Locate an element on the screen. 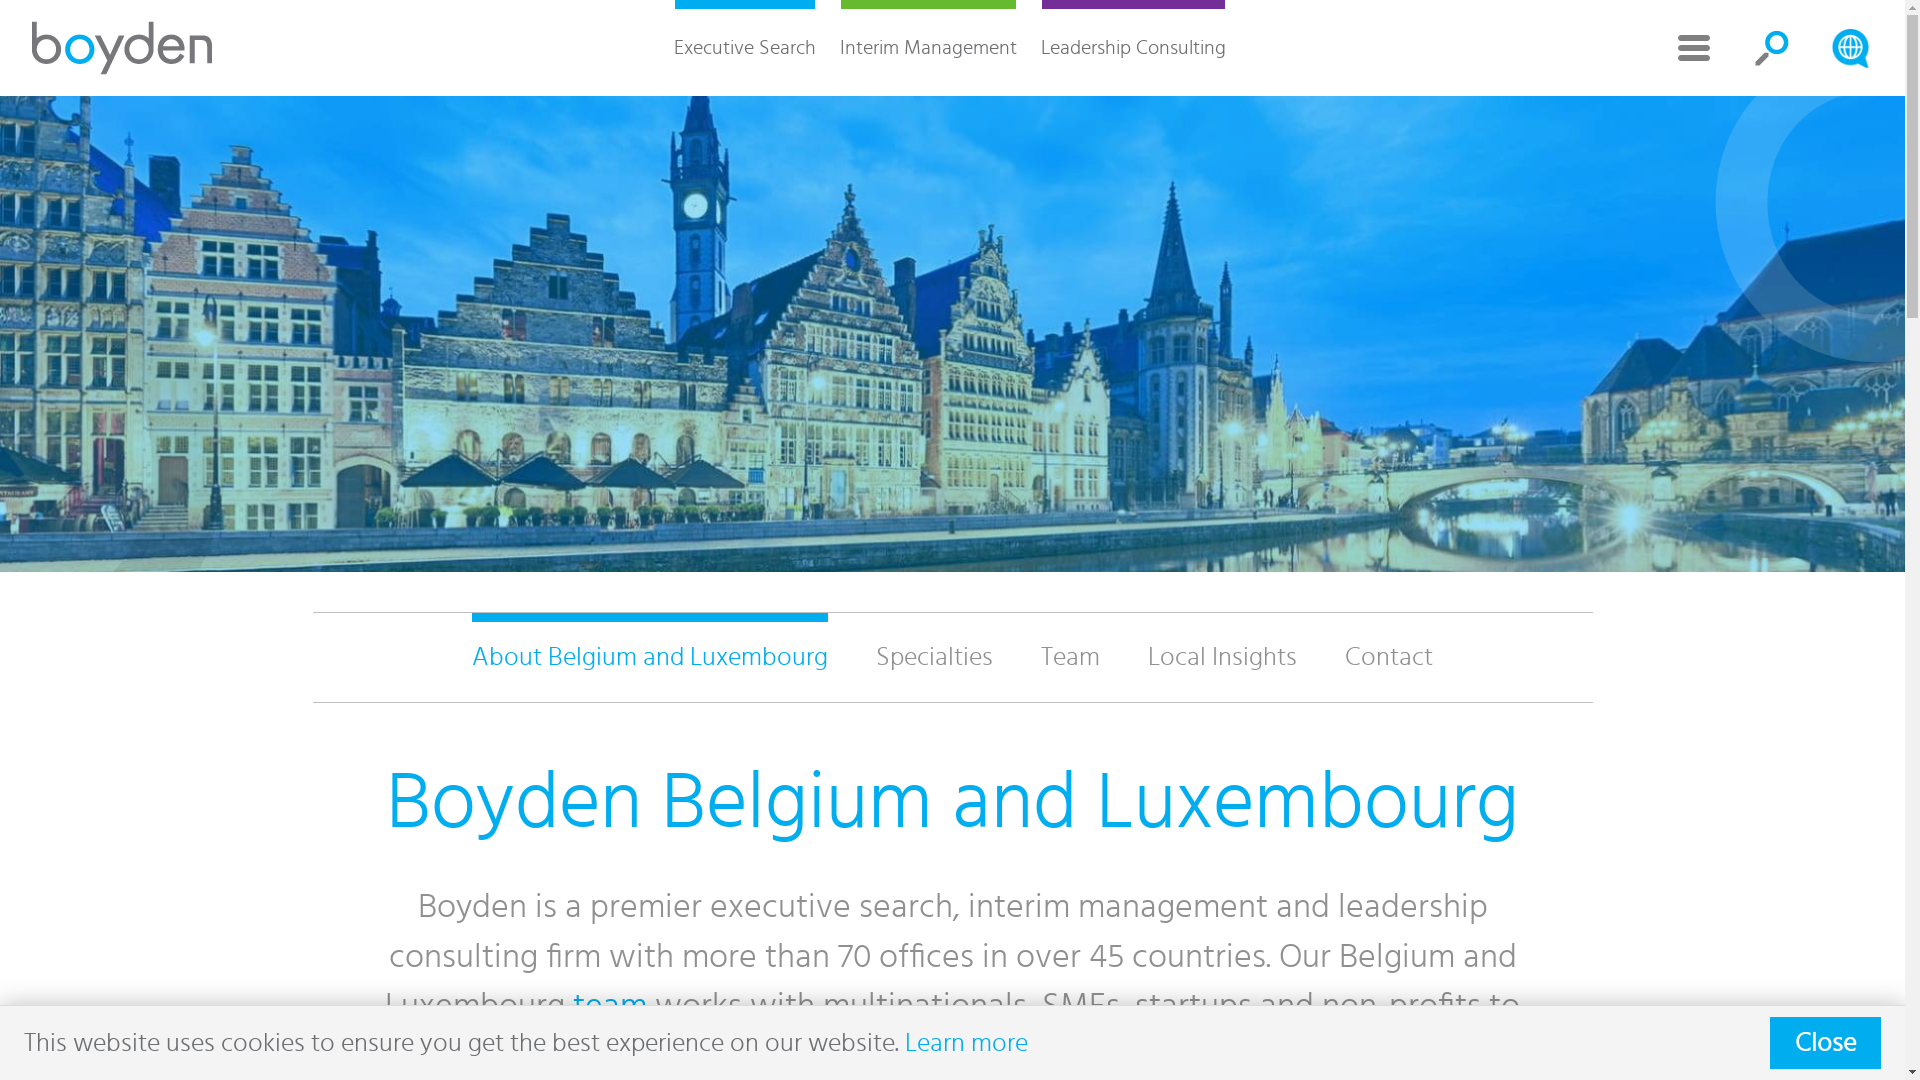 This screenshot has height=1080, width=1920. 'About Belgium and Luxembourg' is located at coordinates (649, 657).